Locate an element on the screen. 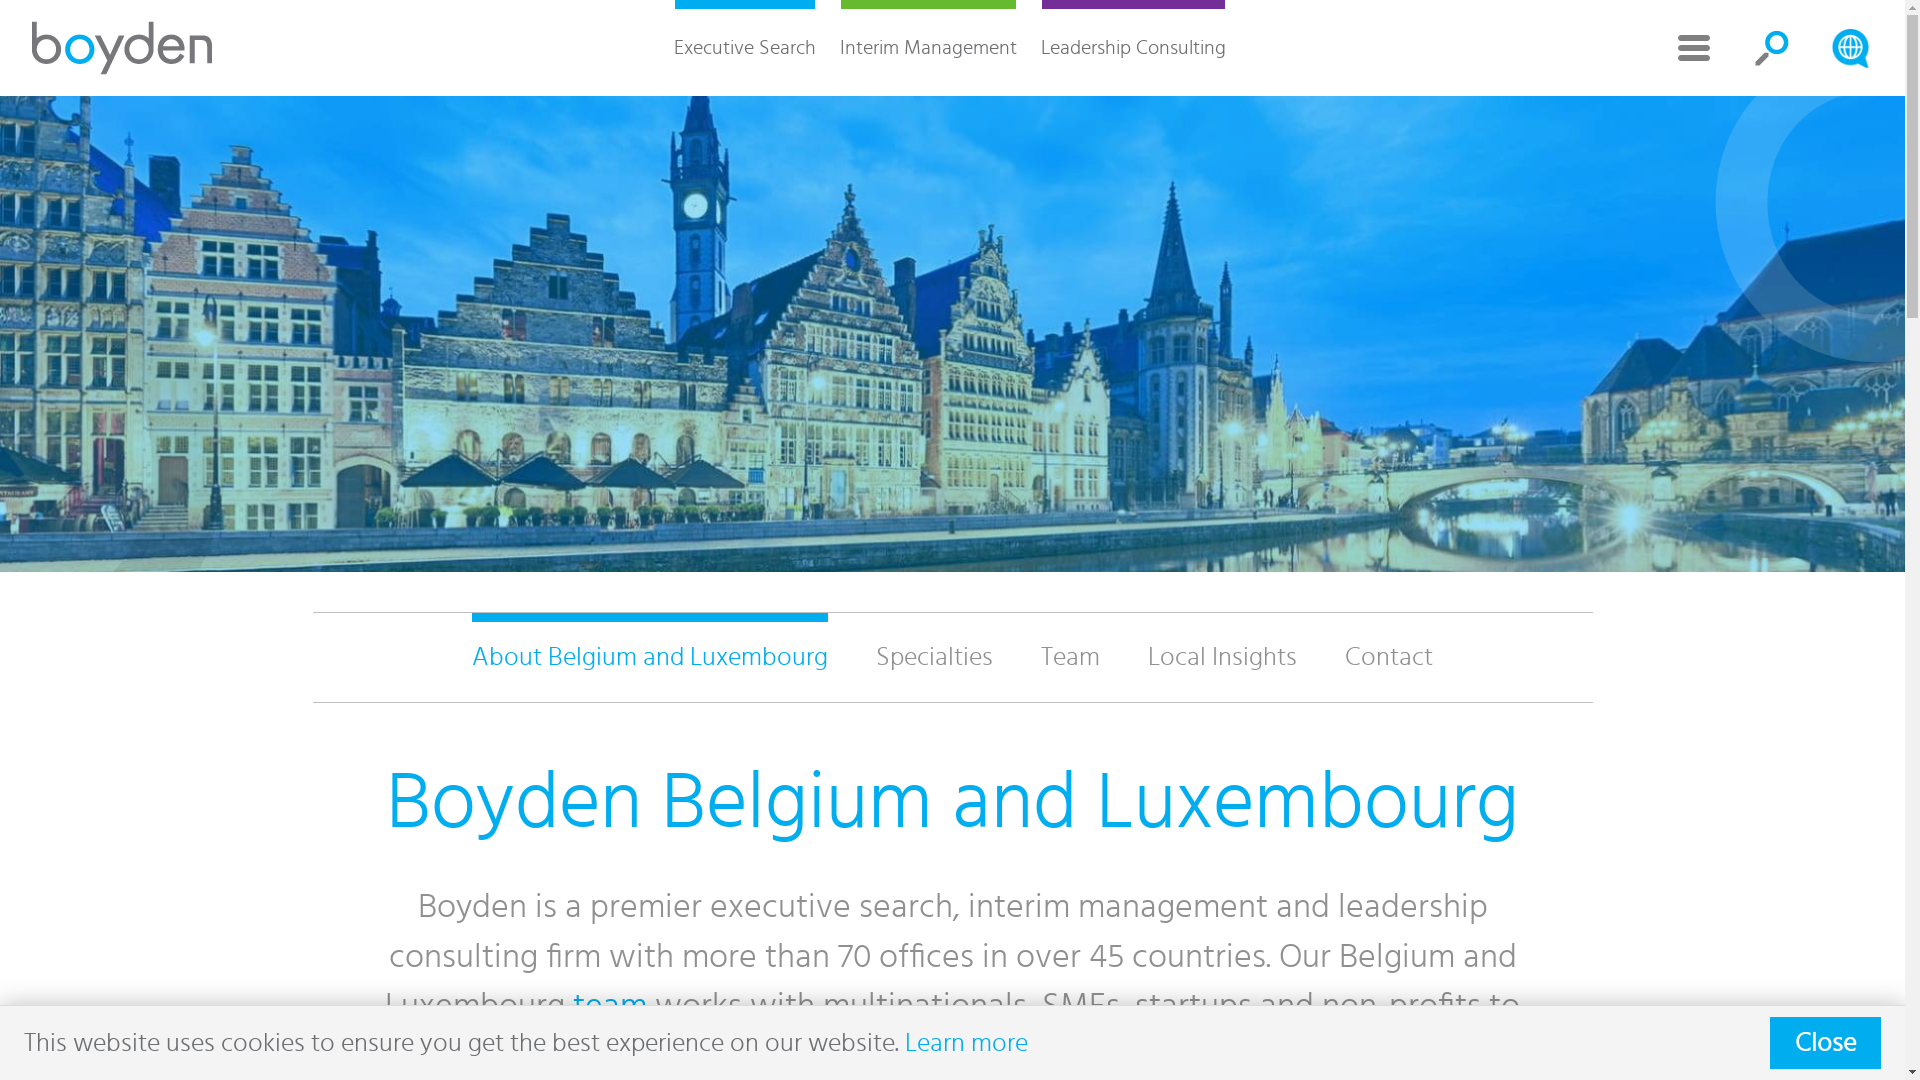 This screenshot has height=1080, width=1920. 'About Belgium and Luxembourg' is located at coordinates (649, 657).